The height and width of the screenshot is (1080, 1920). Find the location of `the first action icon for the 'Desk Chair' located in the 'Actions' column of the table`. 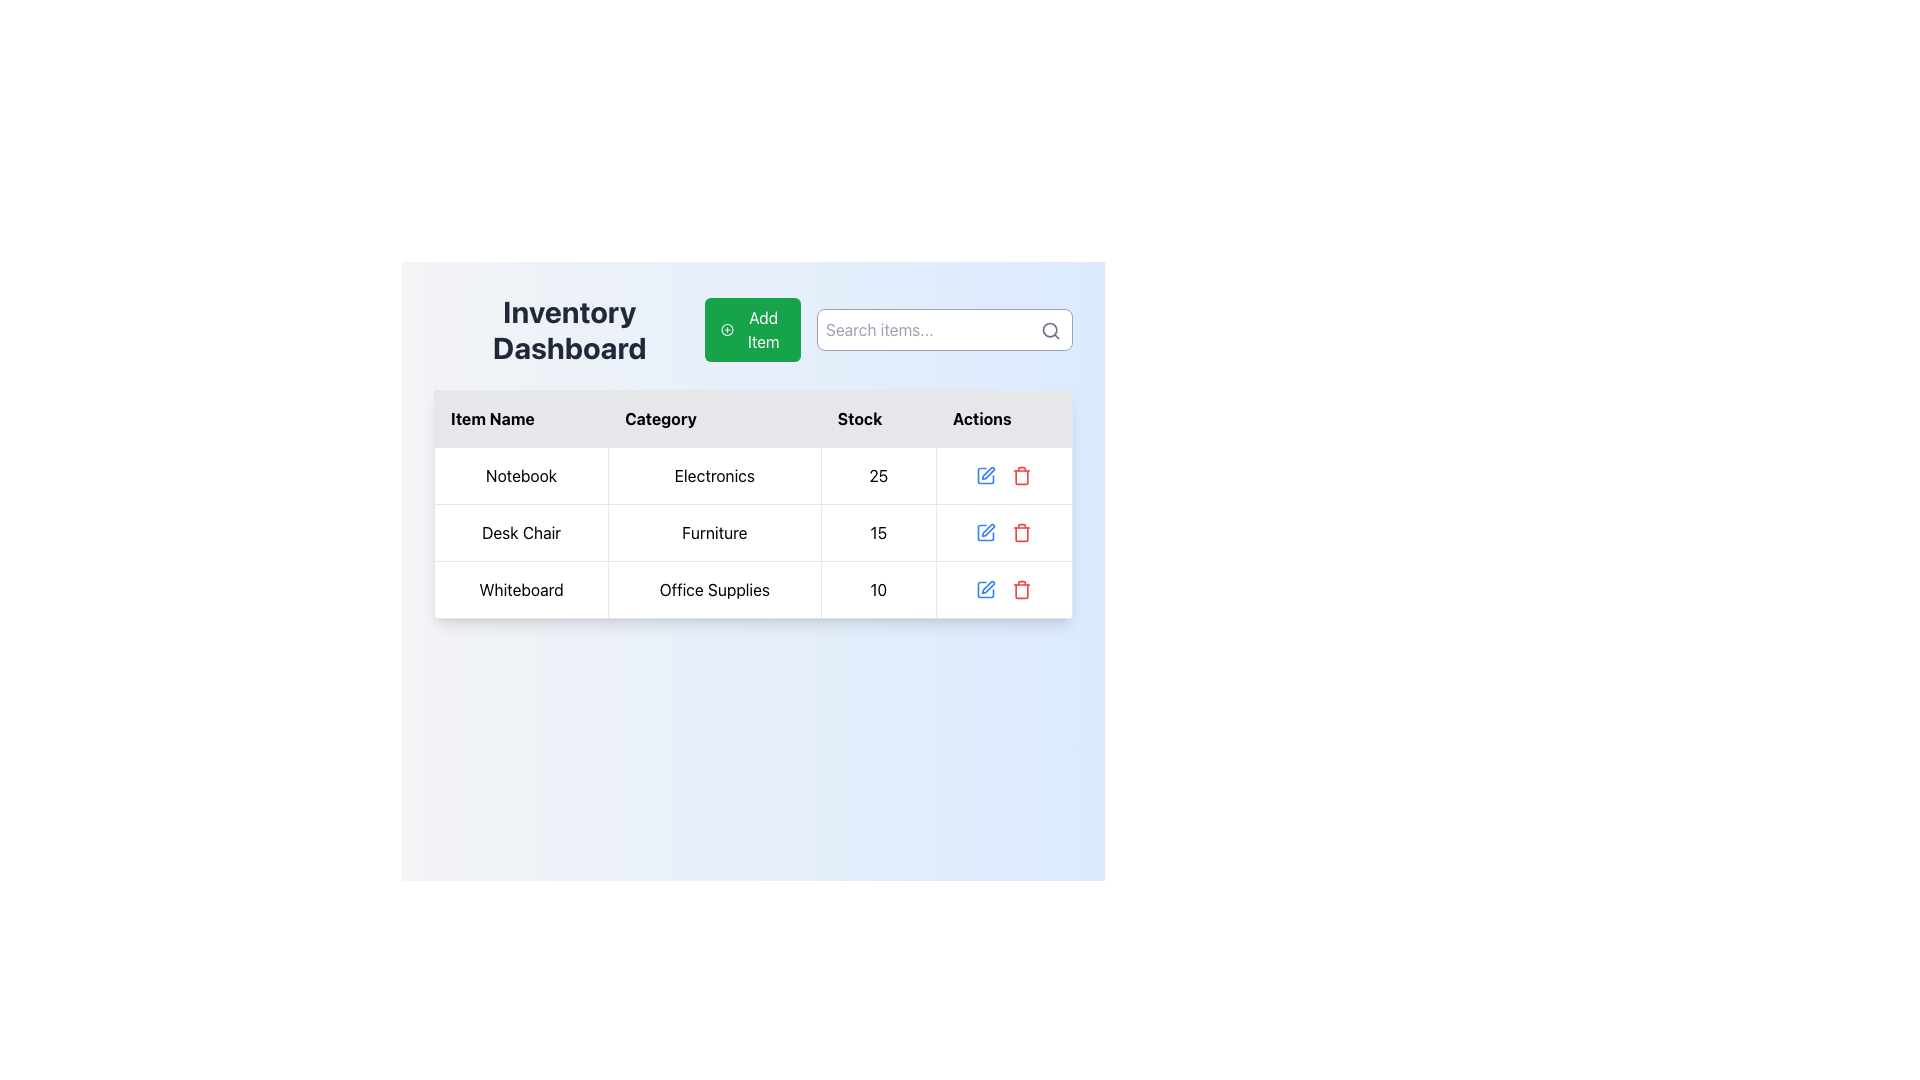

the first action icon for the 'Desk Chair' located in the 'Actions' column of the table is located at coordinates (986, 531).